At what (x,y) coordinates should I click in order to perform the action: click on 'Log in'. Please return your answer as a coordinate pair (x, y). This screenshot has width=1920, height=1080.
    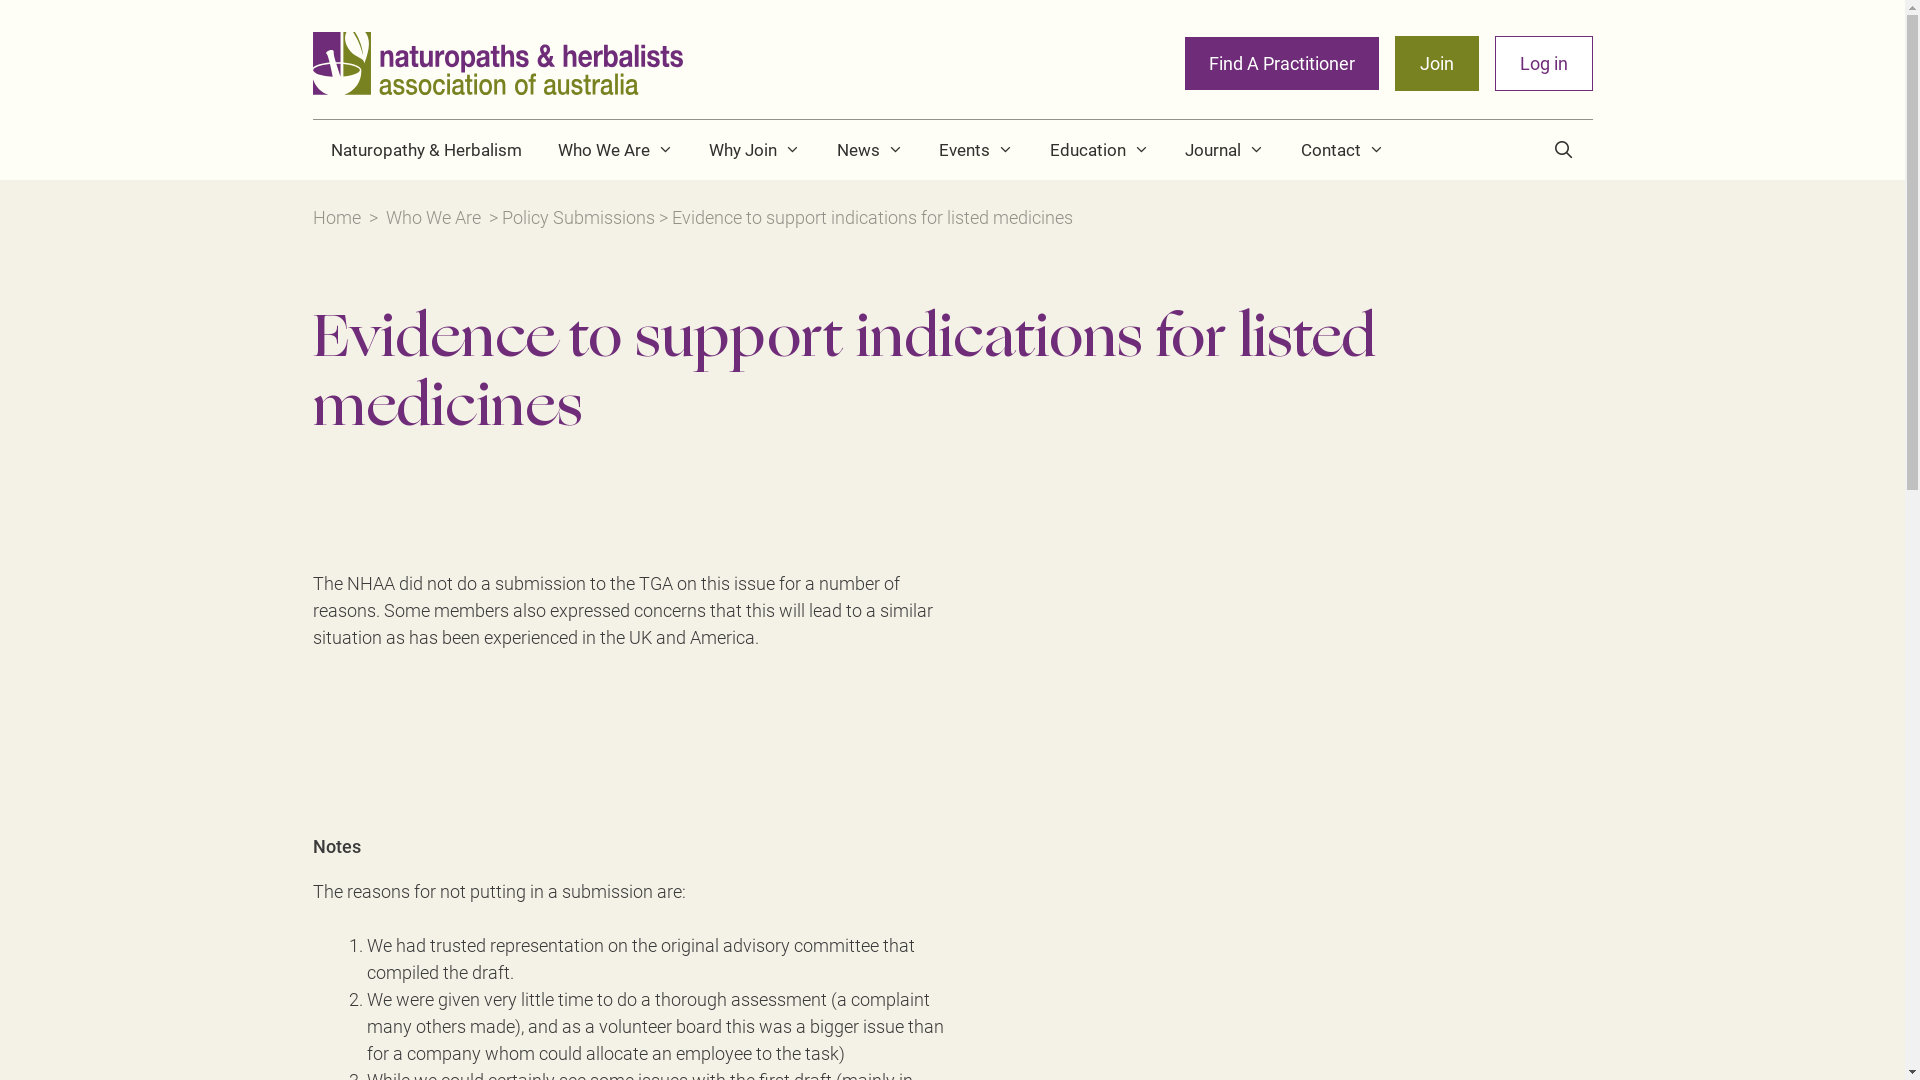
    Looking at the image, I should click on (1541, 62).